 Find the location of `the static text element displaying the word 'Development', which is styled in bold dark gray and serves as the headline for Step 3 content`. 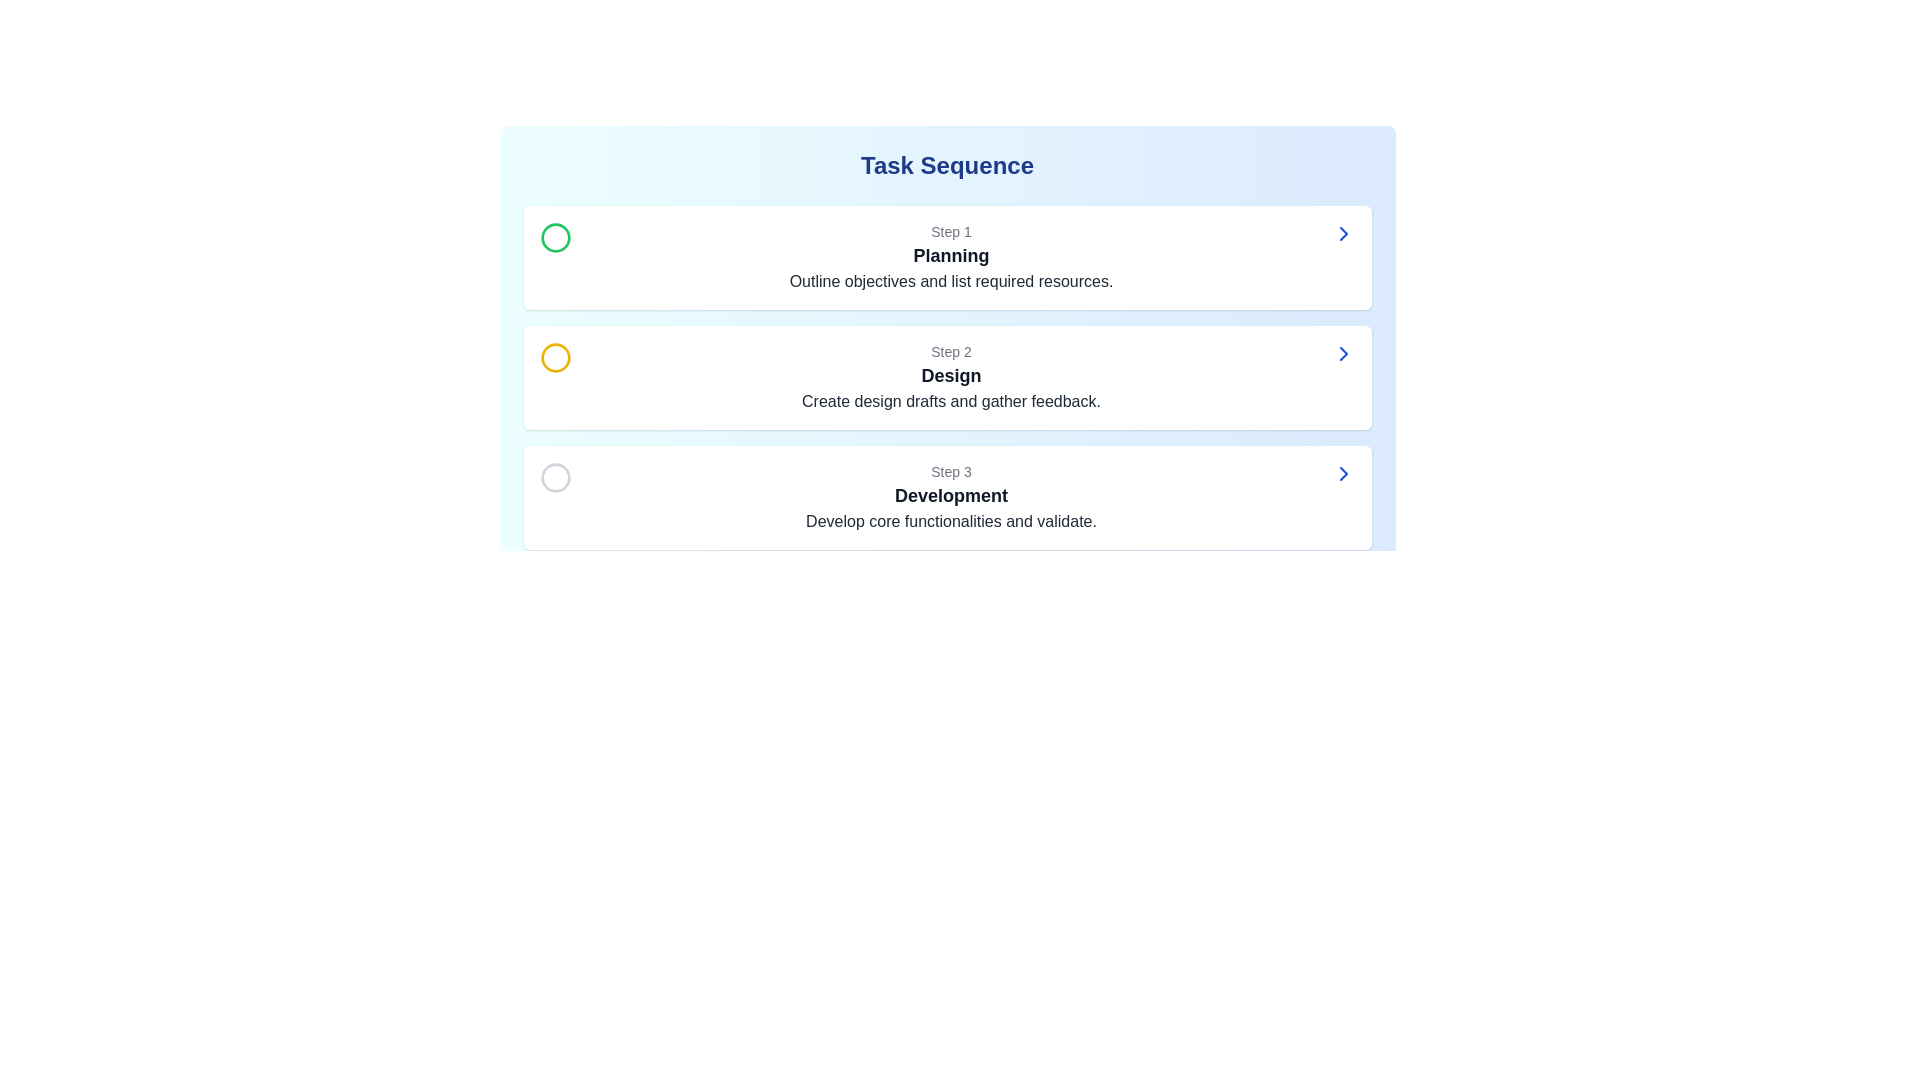

the static text element displaying the word 'Development', which is styled in bold dark gray and serves as the headline for Step 3 content is located at coordinates (950, 495).